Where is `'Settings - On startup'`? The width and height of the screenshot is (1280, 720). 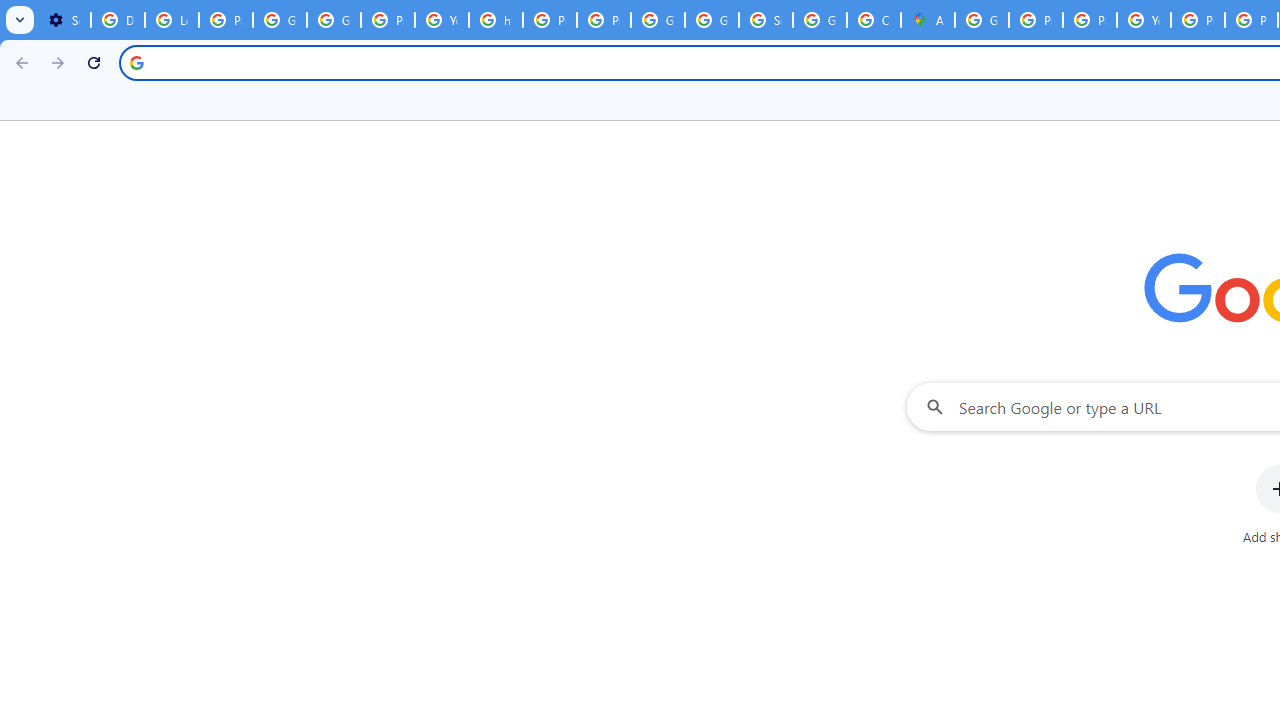
'Settings - On startup' is located at coordinates (64, 20).